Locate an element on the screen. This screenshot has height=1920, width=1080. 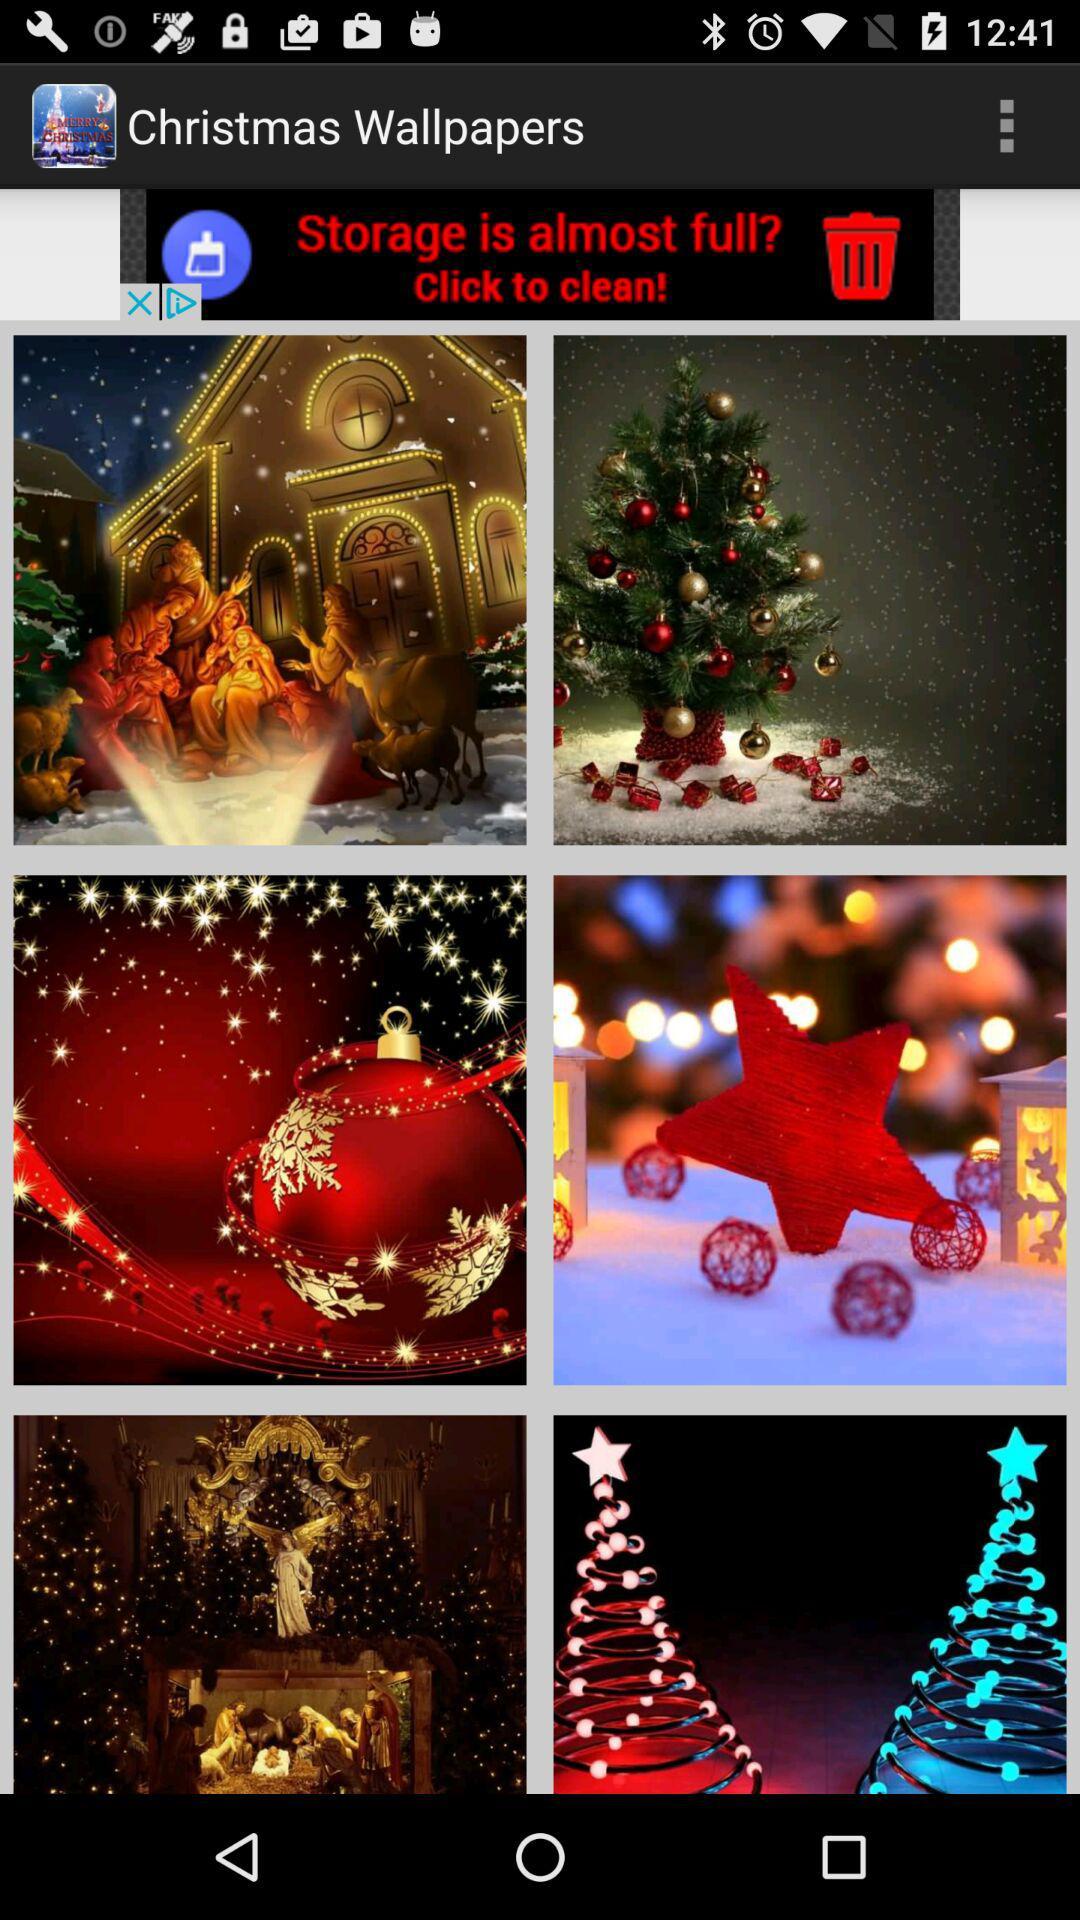
banner advertisement is located at coordinates (540, 253).